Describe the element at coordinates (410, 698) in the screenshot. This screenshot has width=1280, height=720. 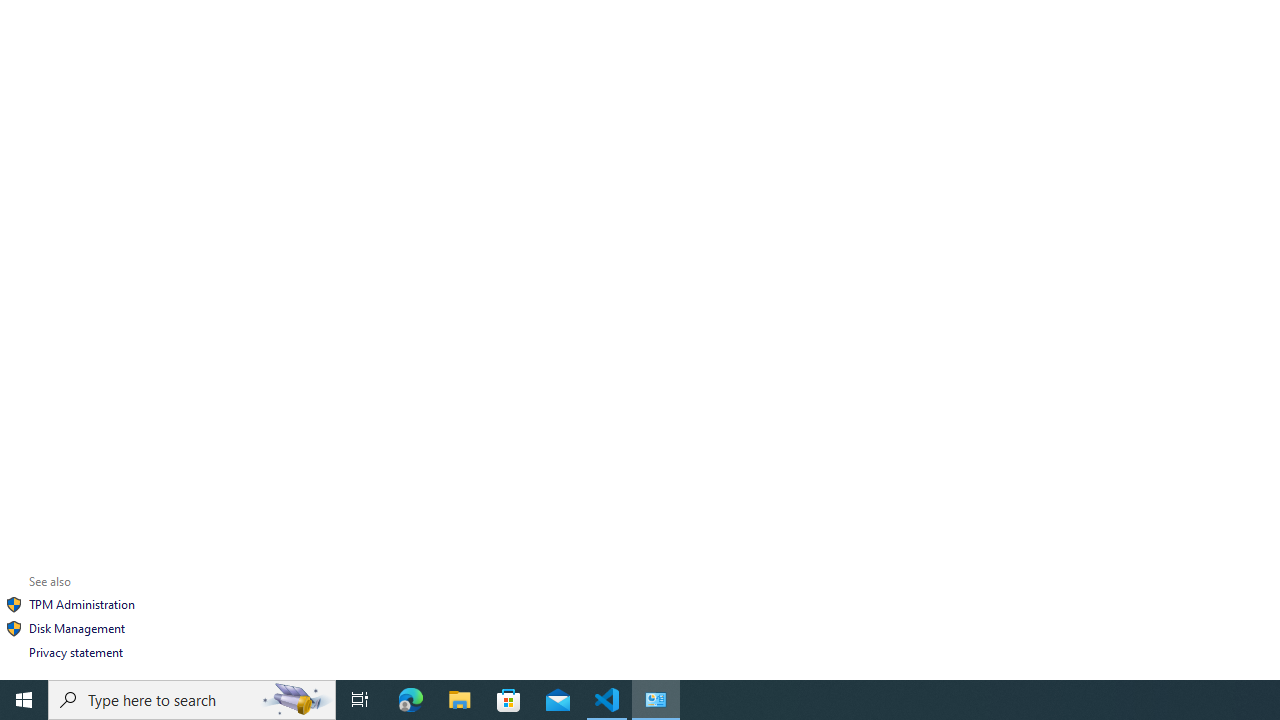
I see `'Microsoft Edge'` at that location.